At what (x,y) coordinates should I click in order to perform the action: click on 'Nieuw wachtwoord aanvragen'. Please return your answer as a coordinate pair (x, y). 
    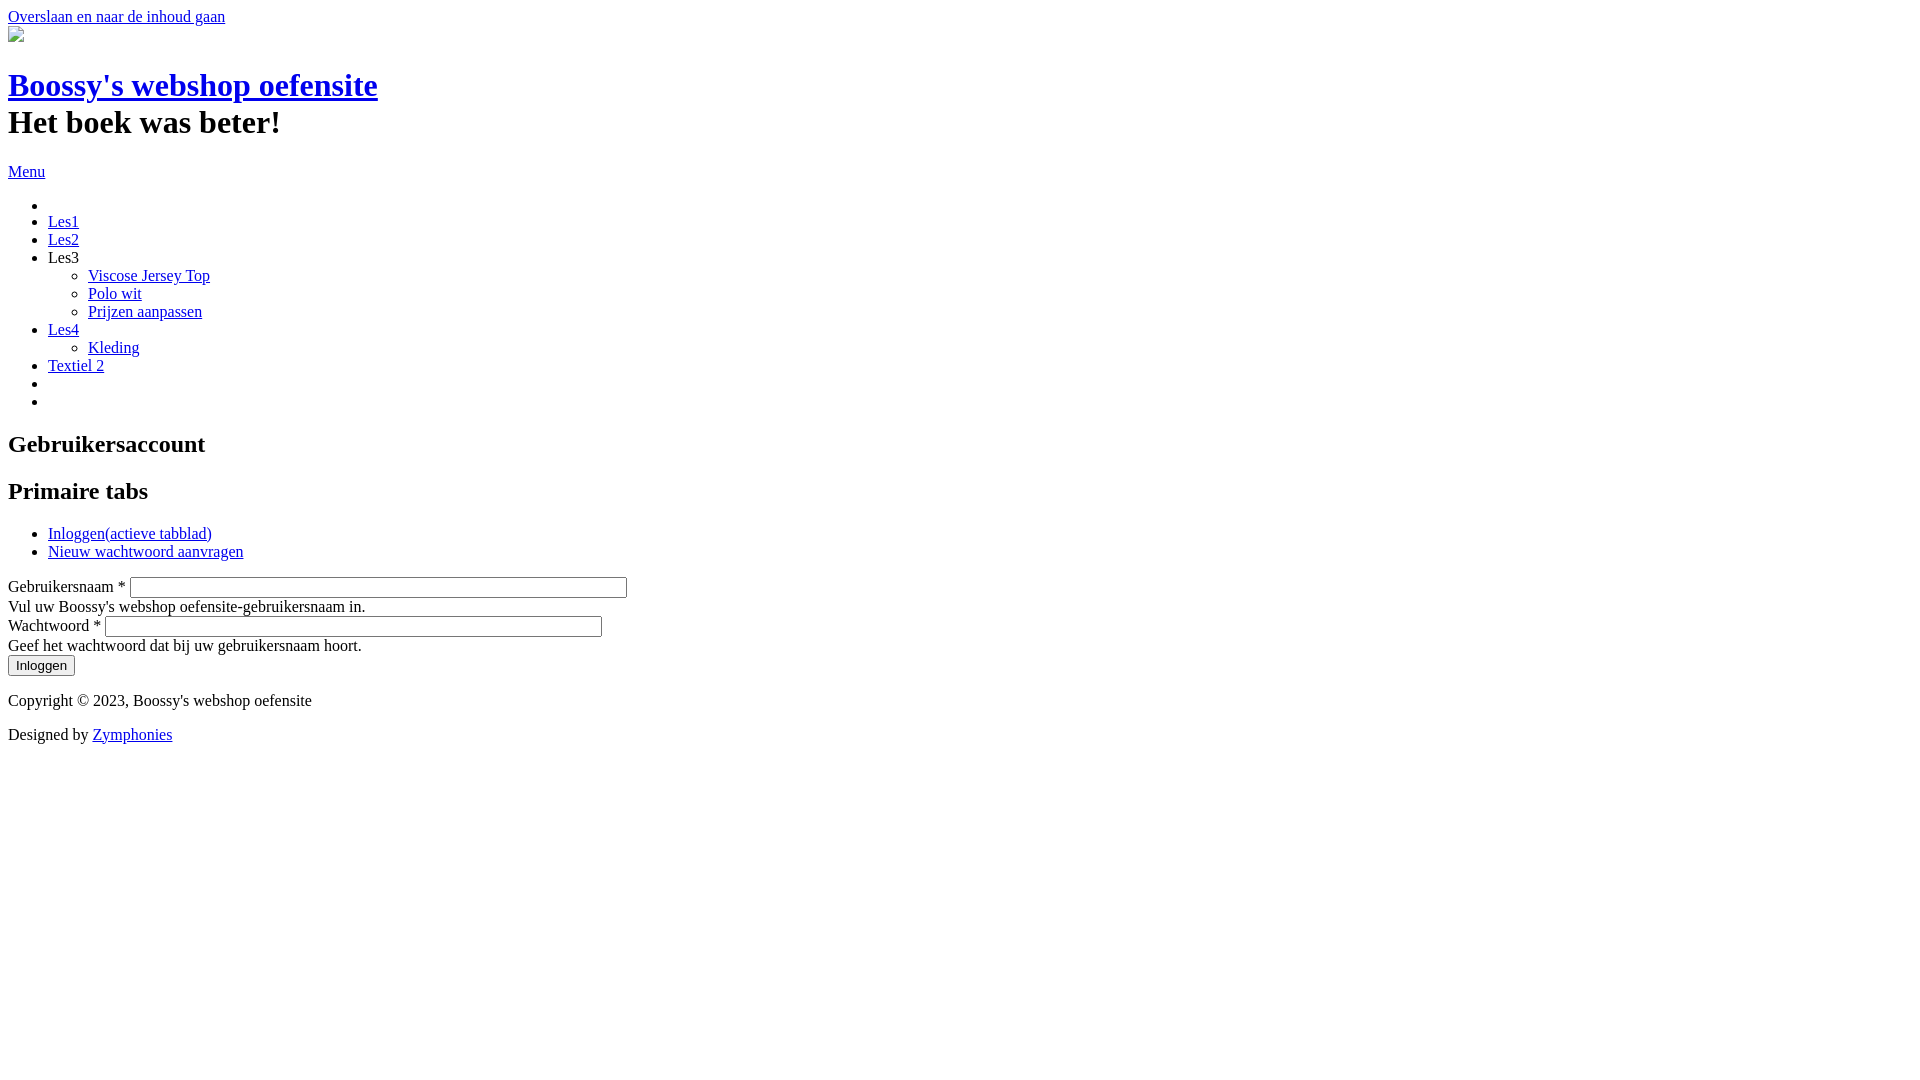
    Looking at the image, I should click on (144, 551).